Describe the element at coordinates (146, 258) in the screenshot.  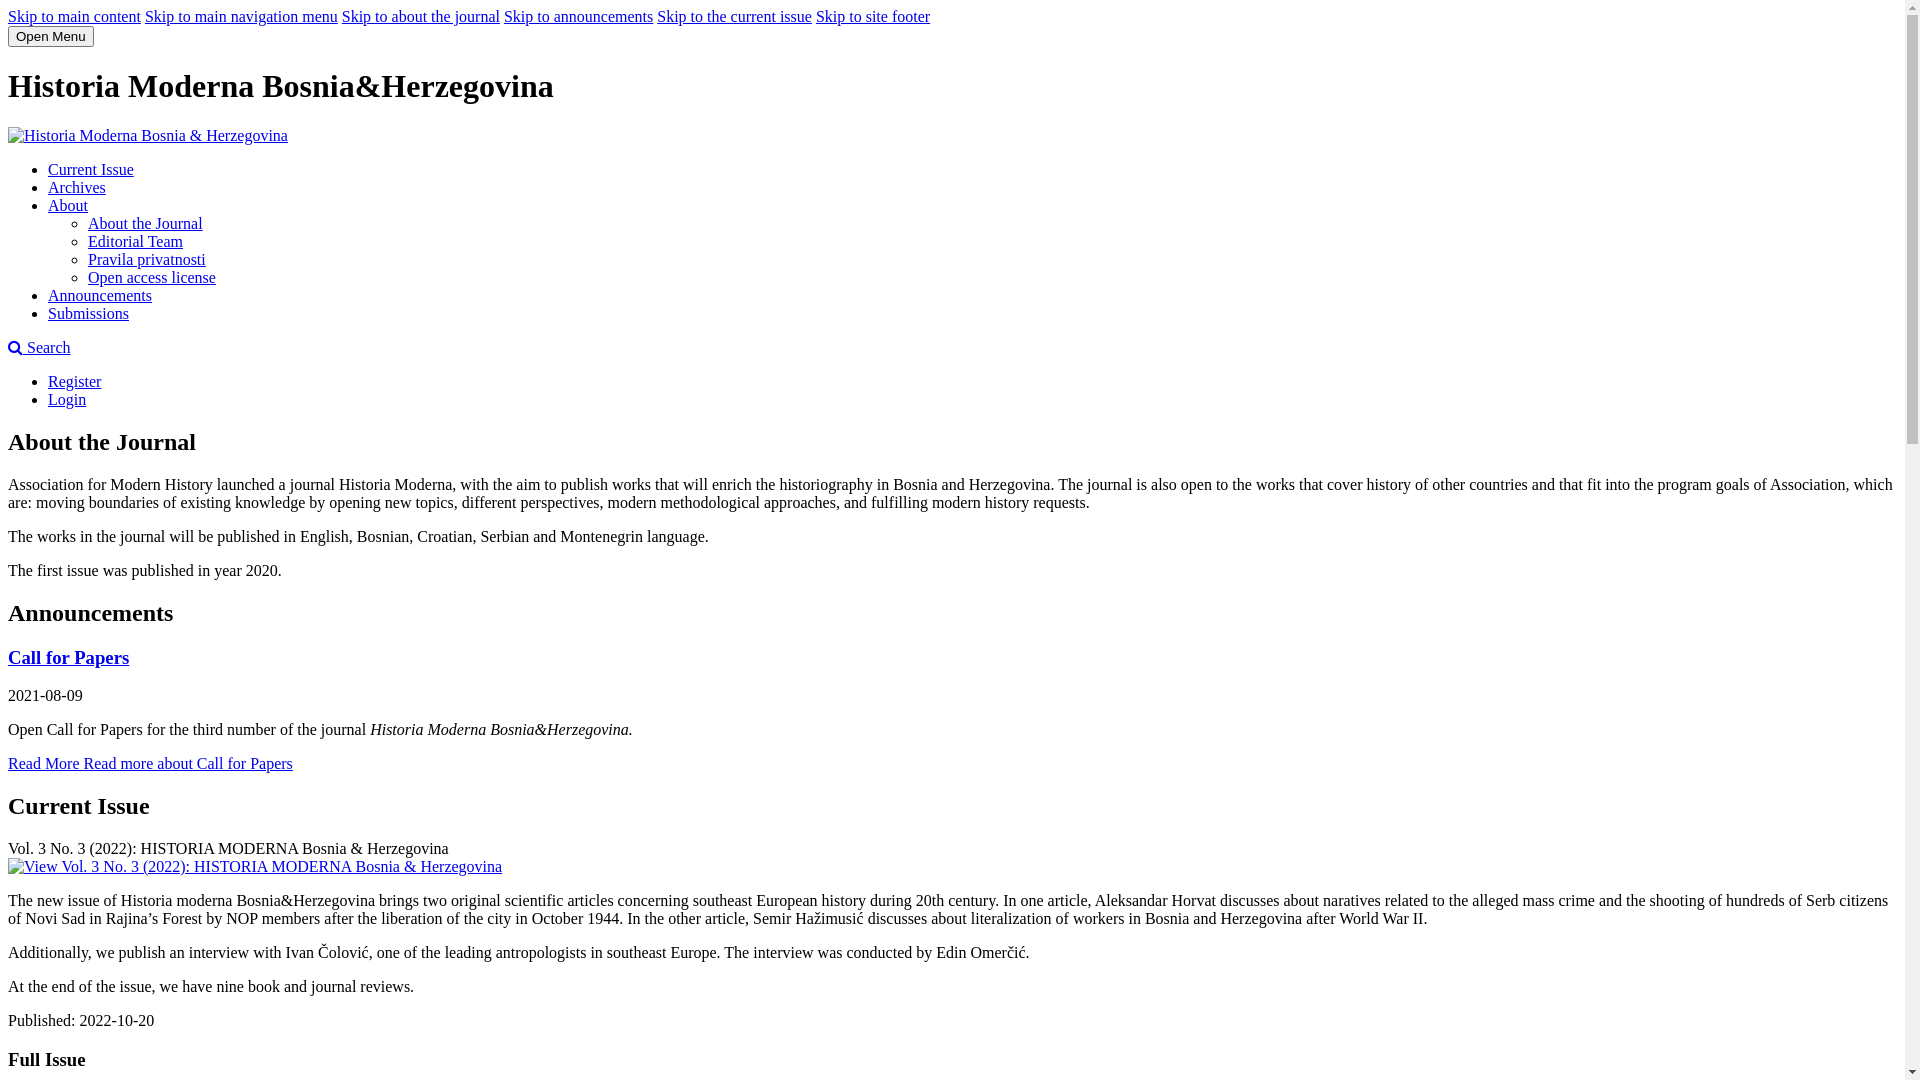
I see `'Pravila privatnosti'` at that location.